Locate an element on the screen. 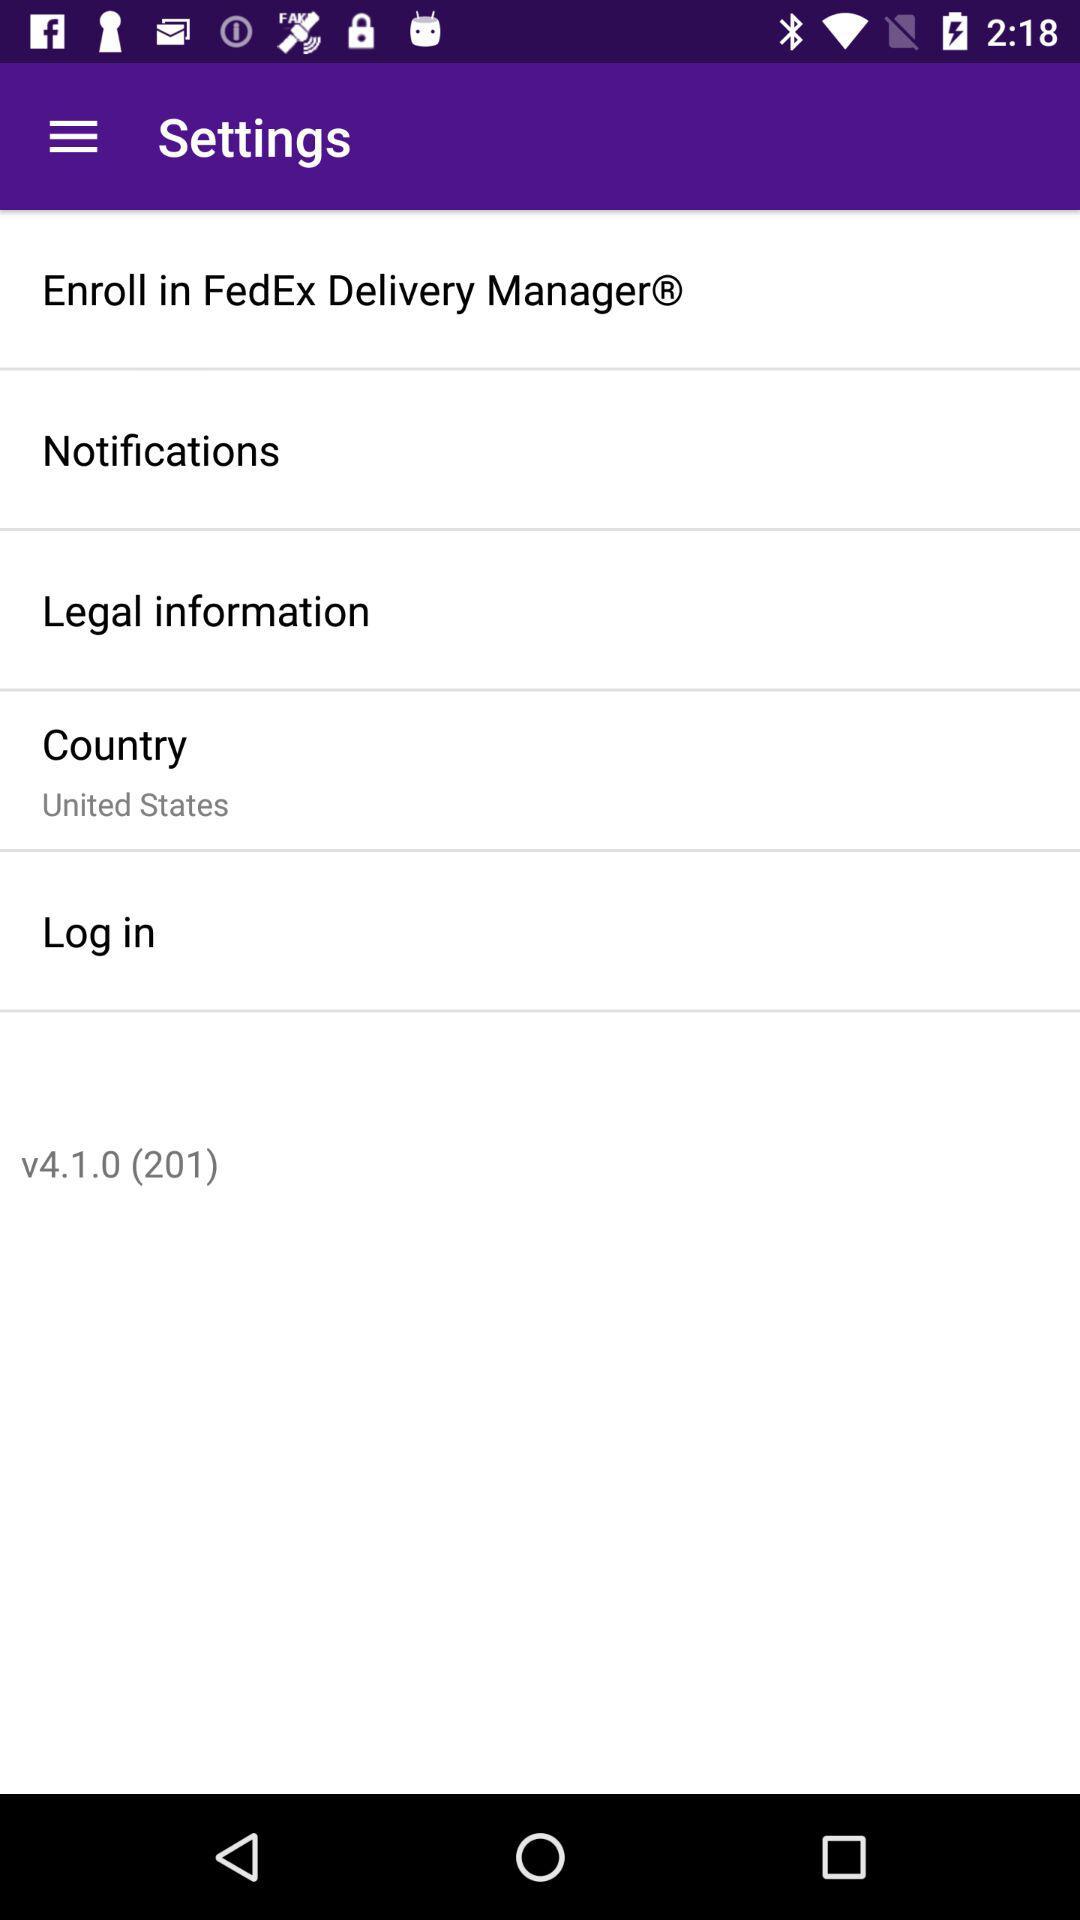 The height and width of the screenshot is (1920, 1080). the app next to the settings is located at coordinates (72, 135).